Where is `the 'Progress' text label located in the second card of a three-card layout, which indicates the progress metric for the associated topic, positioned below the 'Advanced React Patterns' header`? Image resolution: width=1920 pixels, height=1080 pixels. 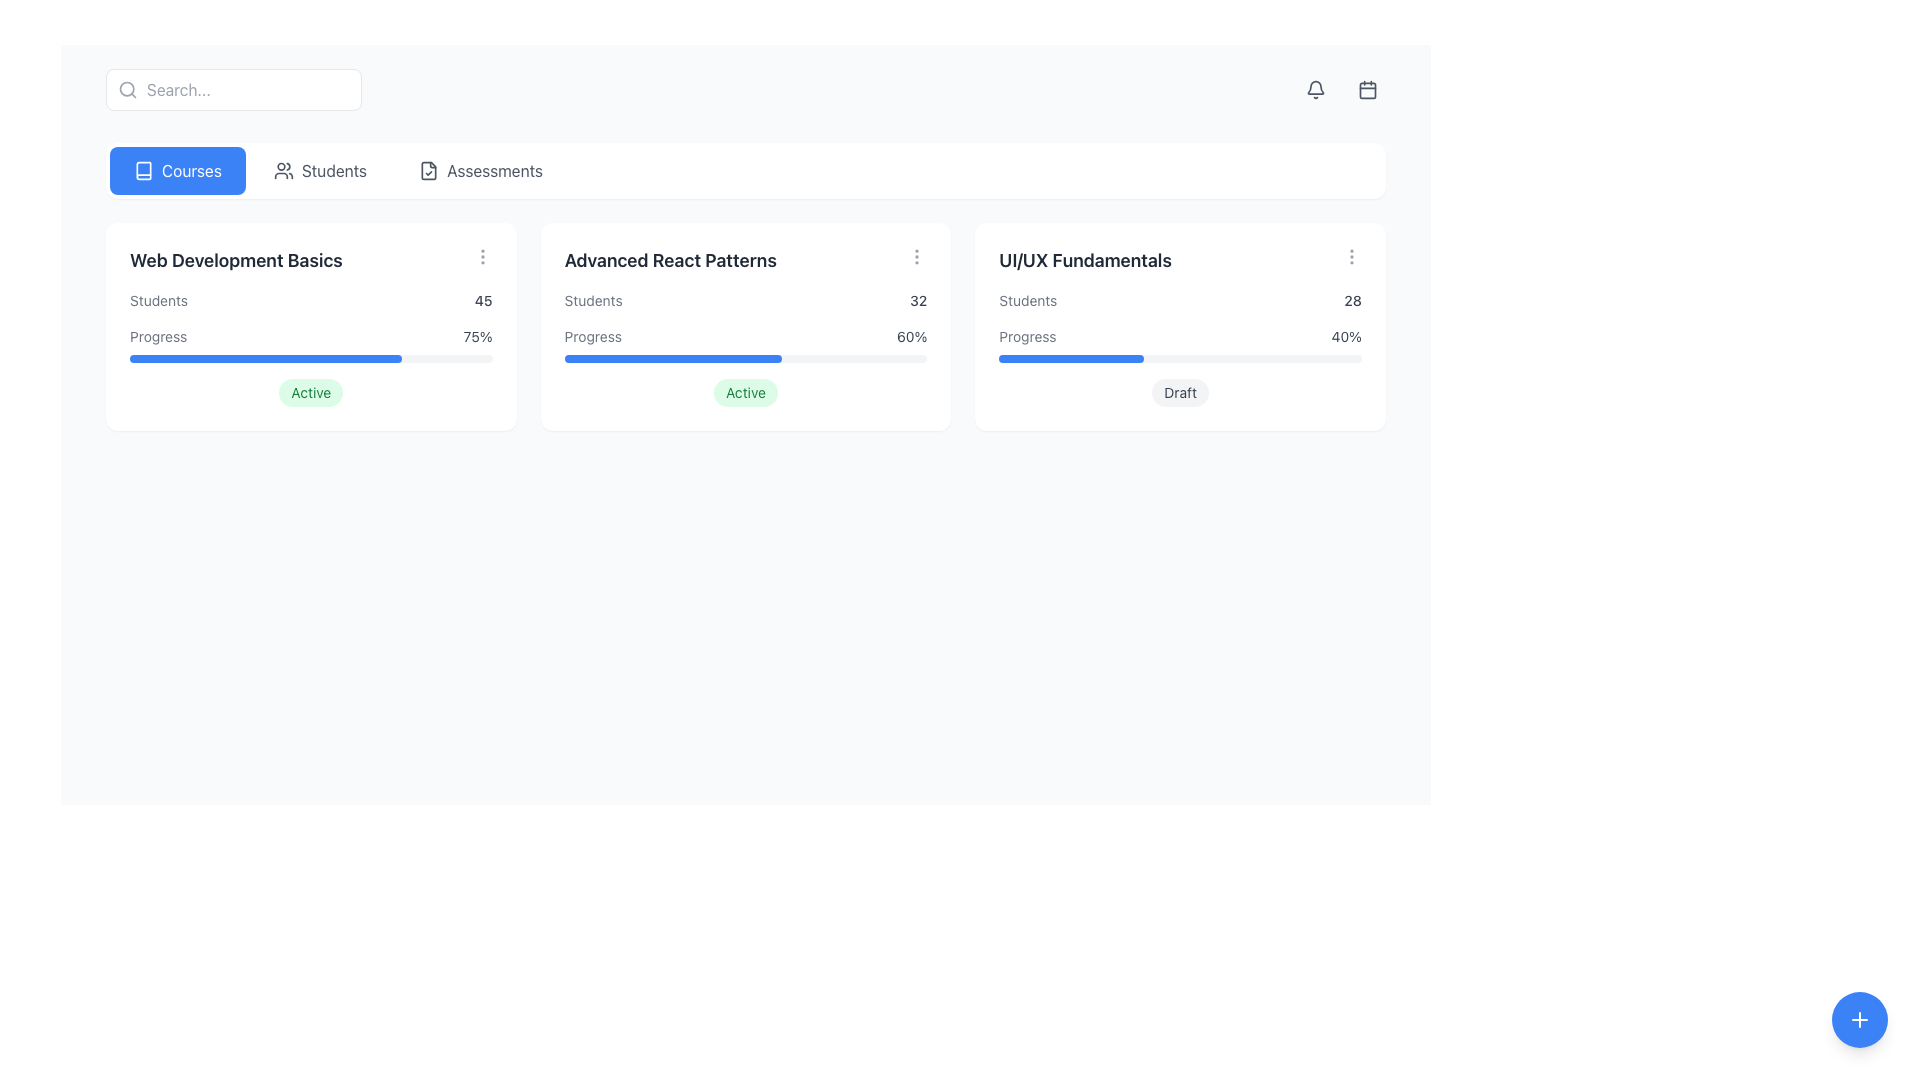
the 'Progress' text label located in the second card of a three-card layout, which indicates the progress metric for the associated topic, positioned below the 'Advanced React Patterns' header is located at coordinates (592, 335).